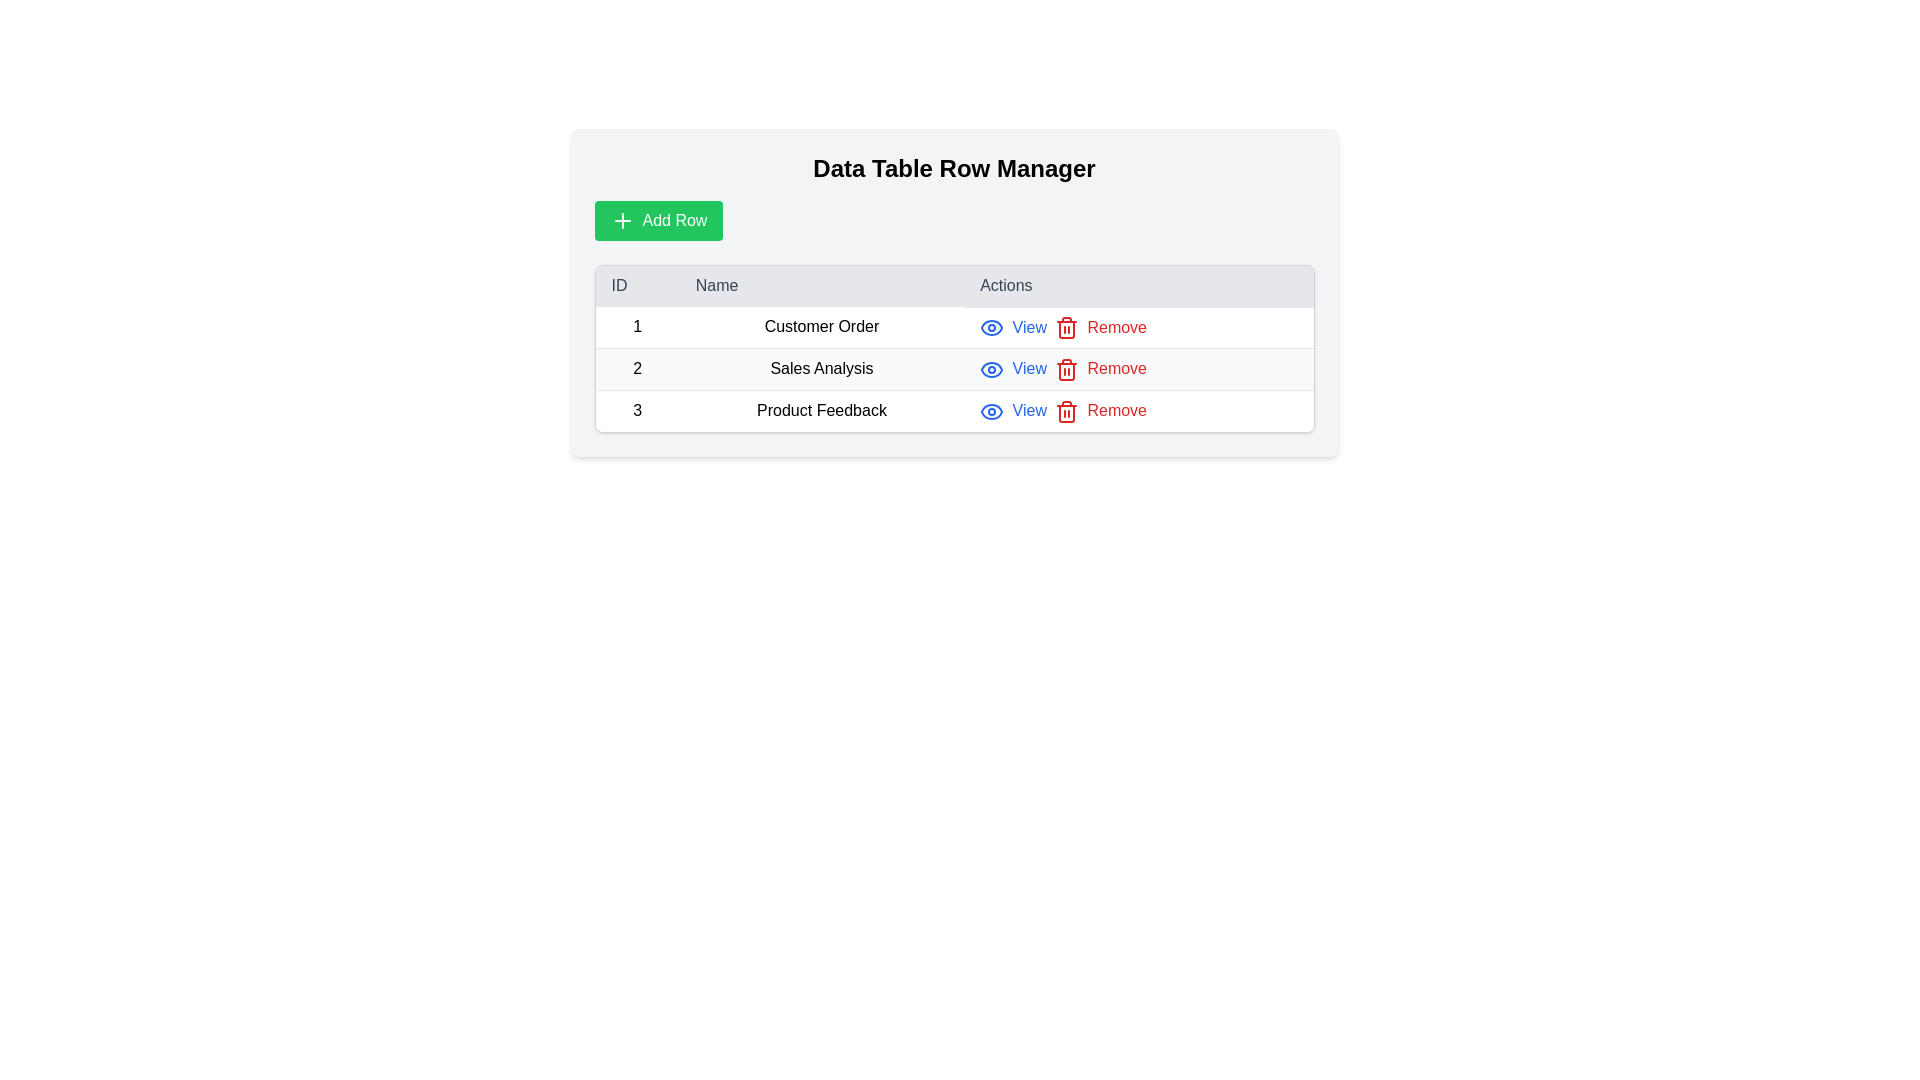  What do you see at coordinates (1099, 369) in the screenshot?
I see `the red 'Remove' link styled as a button in the second row of the 'Actions' column` at bounding box center [1099, 369].